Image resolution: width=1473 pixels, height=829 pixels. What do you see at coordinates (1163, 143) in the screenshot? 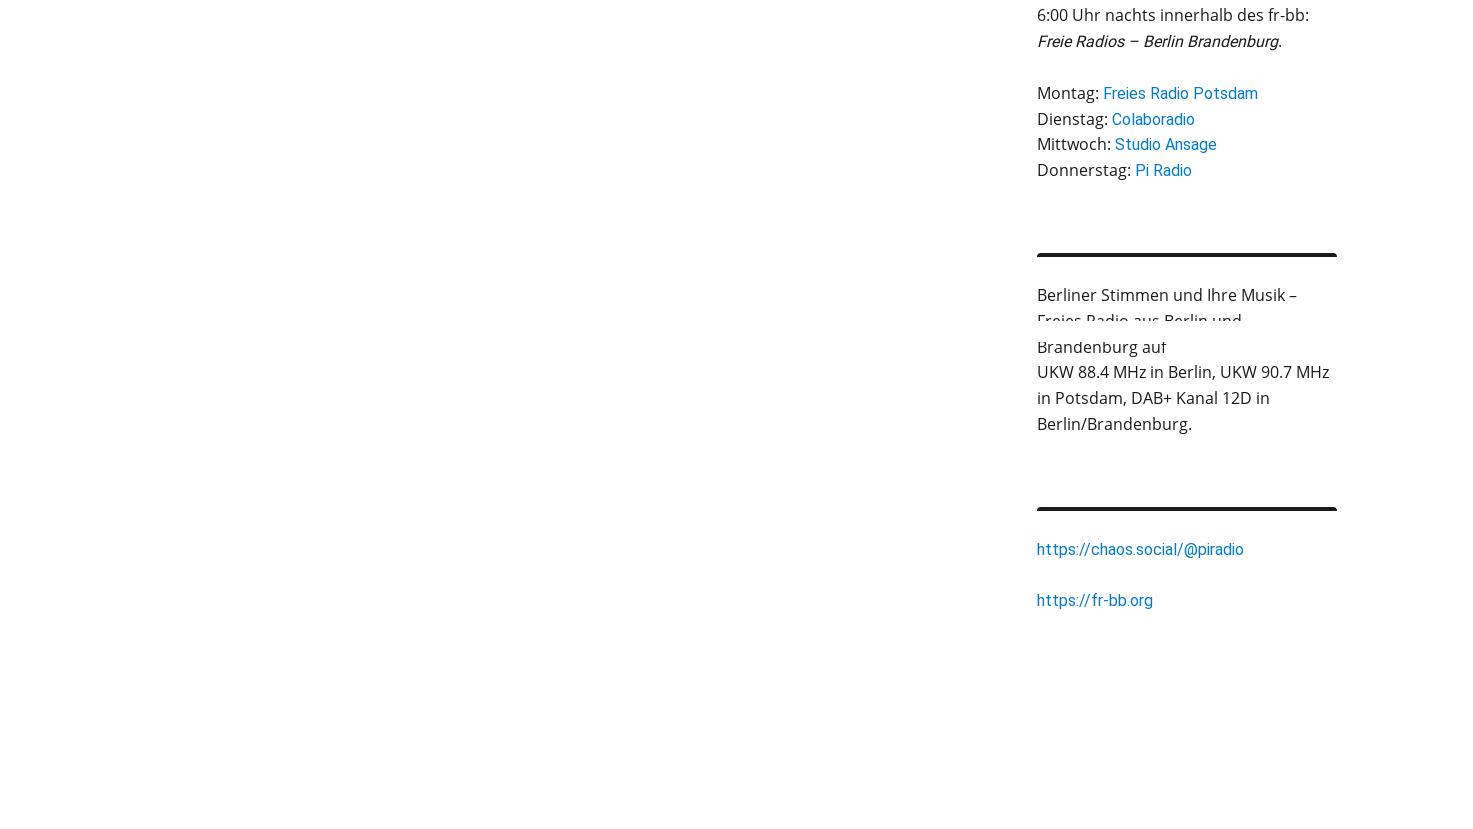
I see `'Studio Ansage'` at bounding box center [1163, 143].